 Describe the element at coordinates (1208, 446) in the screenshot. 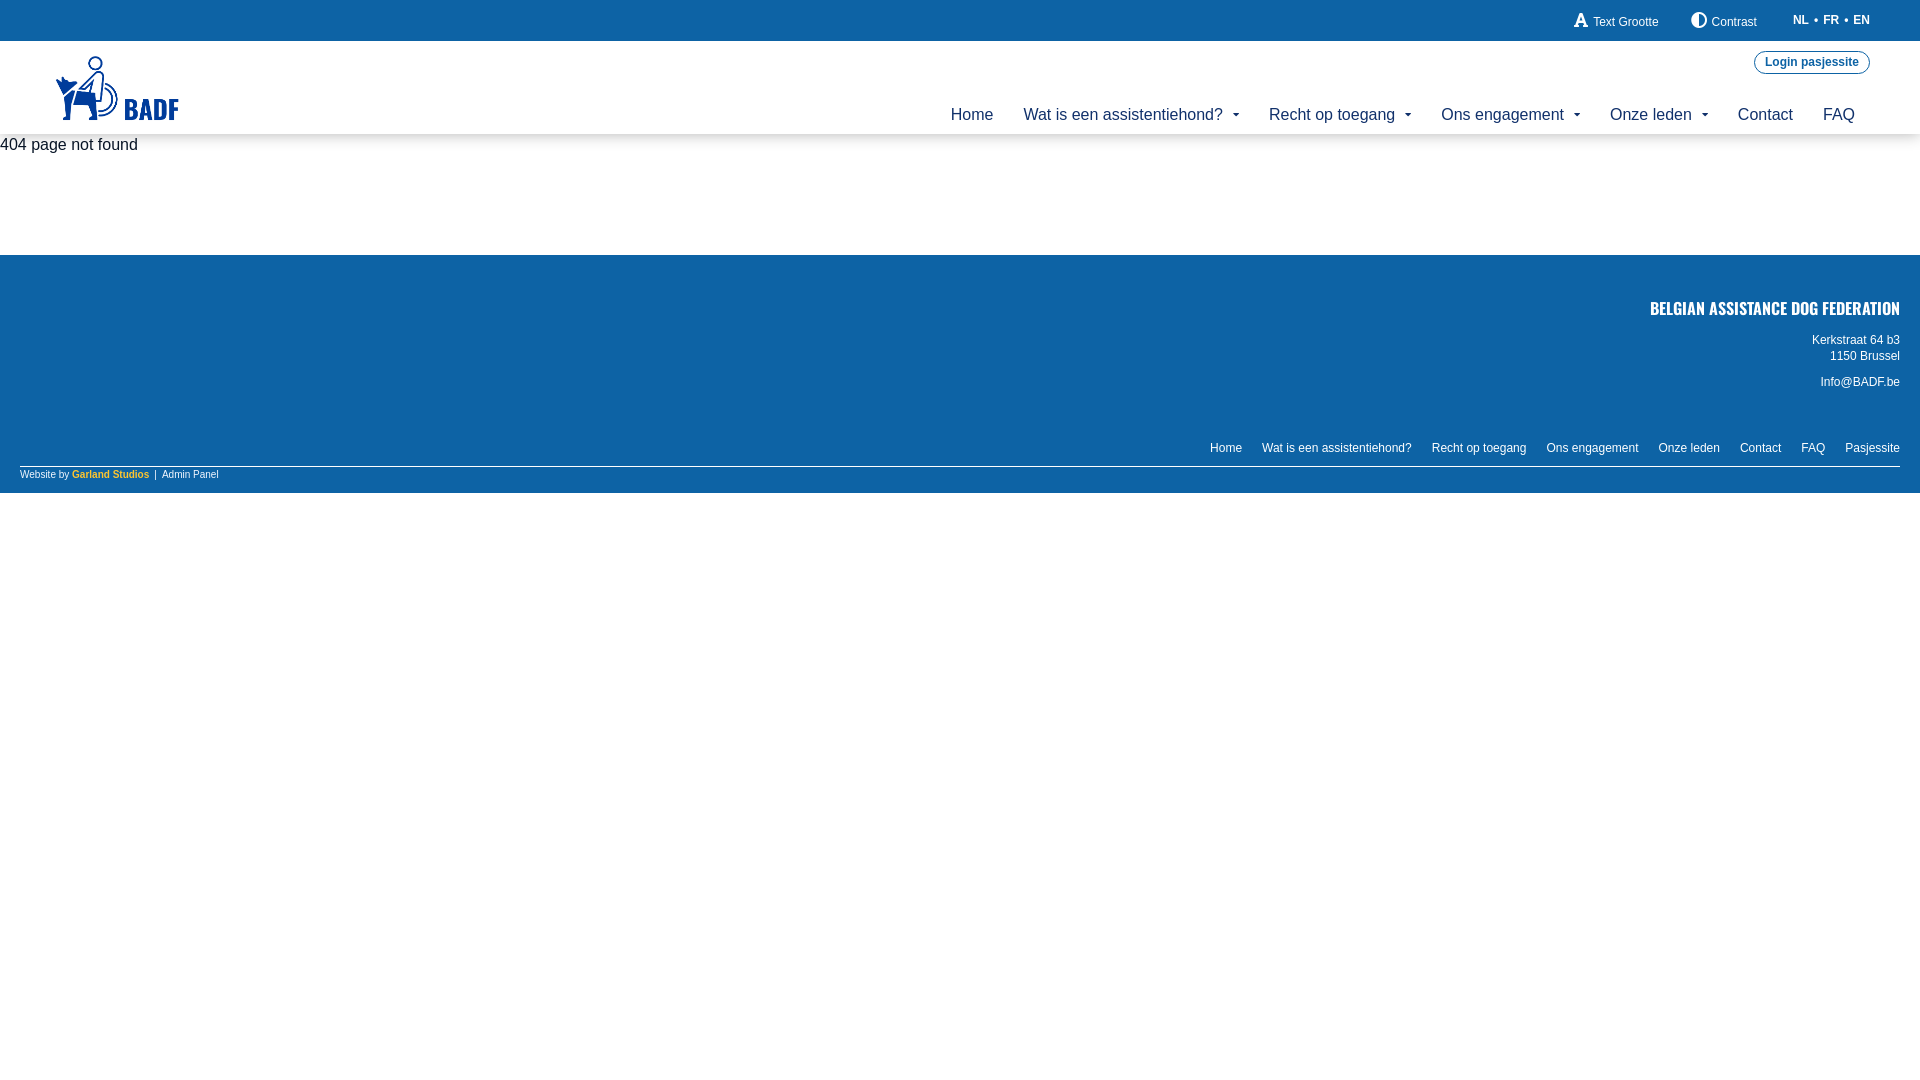

I see `'Home'` at that location.